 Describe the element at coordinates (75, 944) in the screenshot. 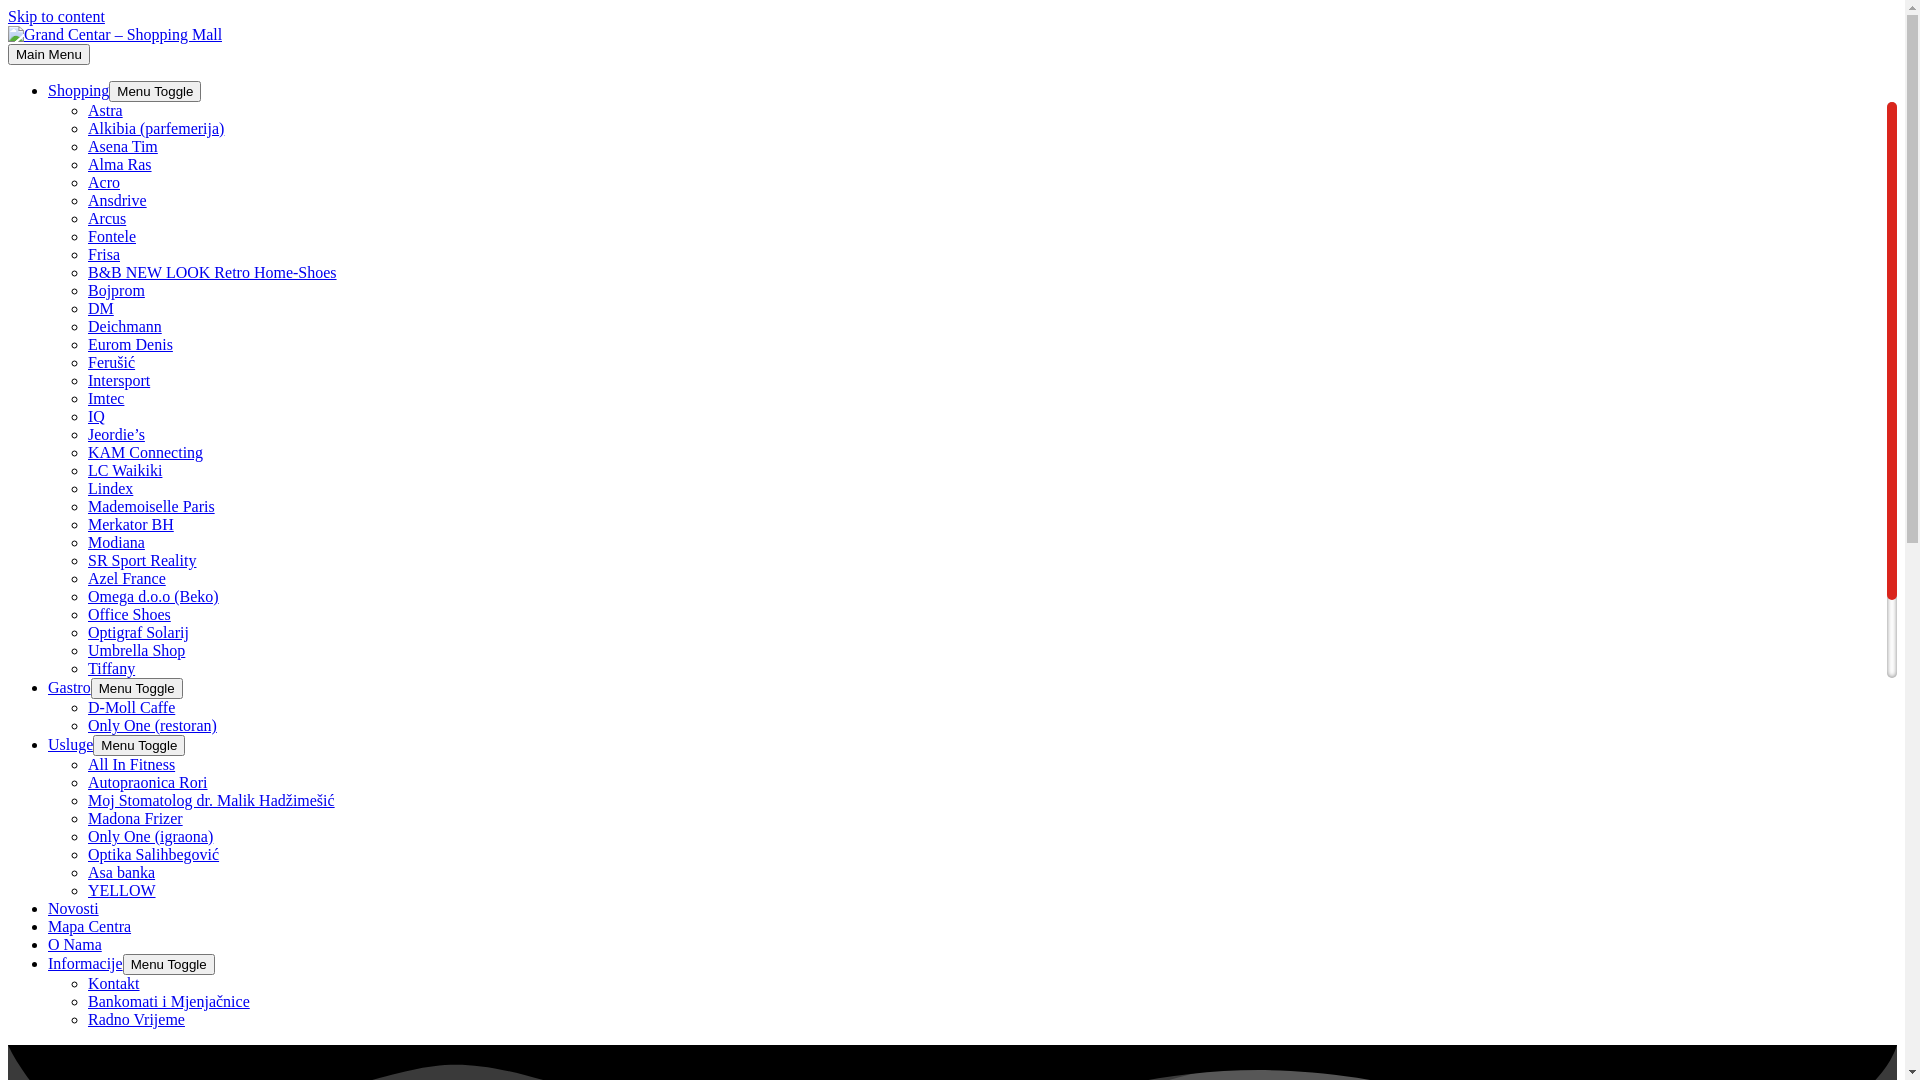

I see `'O Nama'` at that location.